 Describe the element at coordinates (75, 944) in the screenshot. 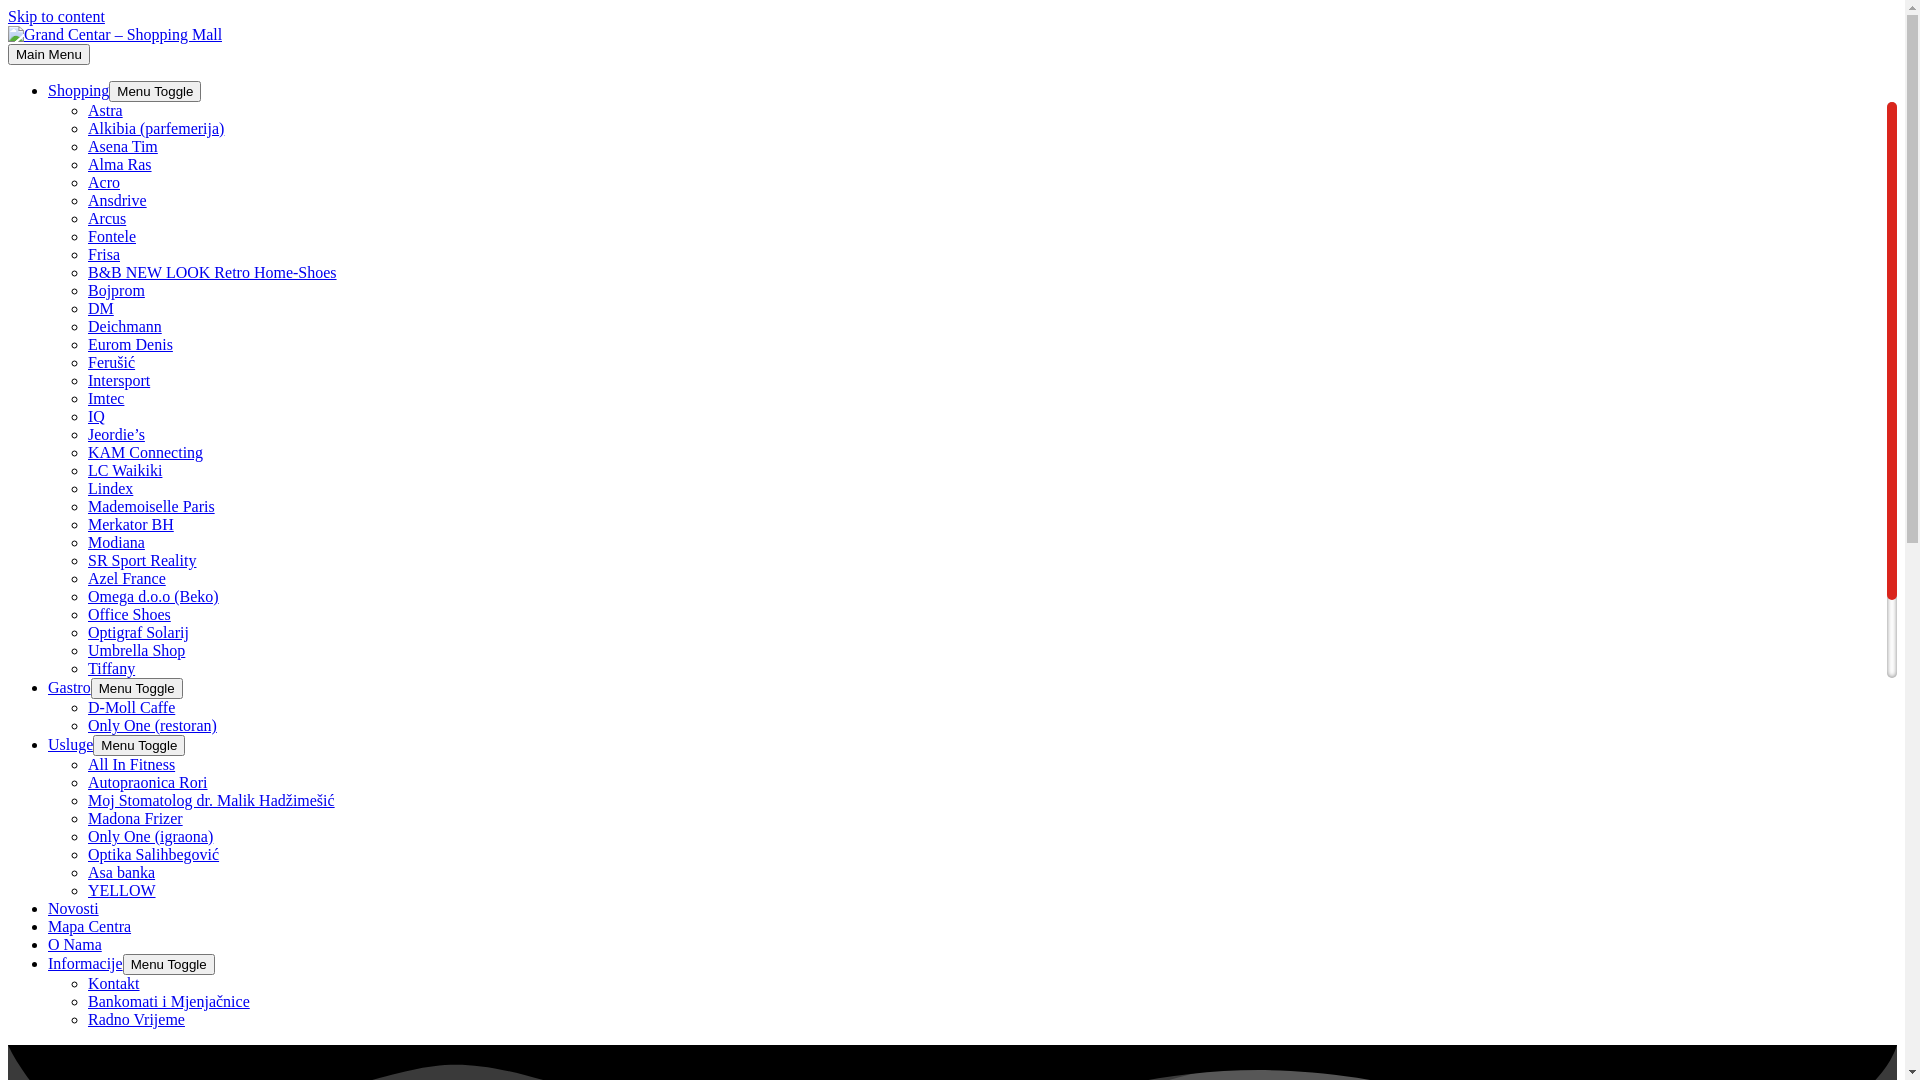

I see `'O Nama'` at that location.